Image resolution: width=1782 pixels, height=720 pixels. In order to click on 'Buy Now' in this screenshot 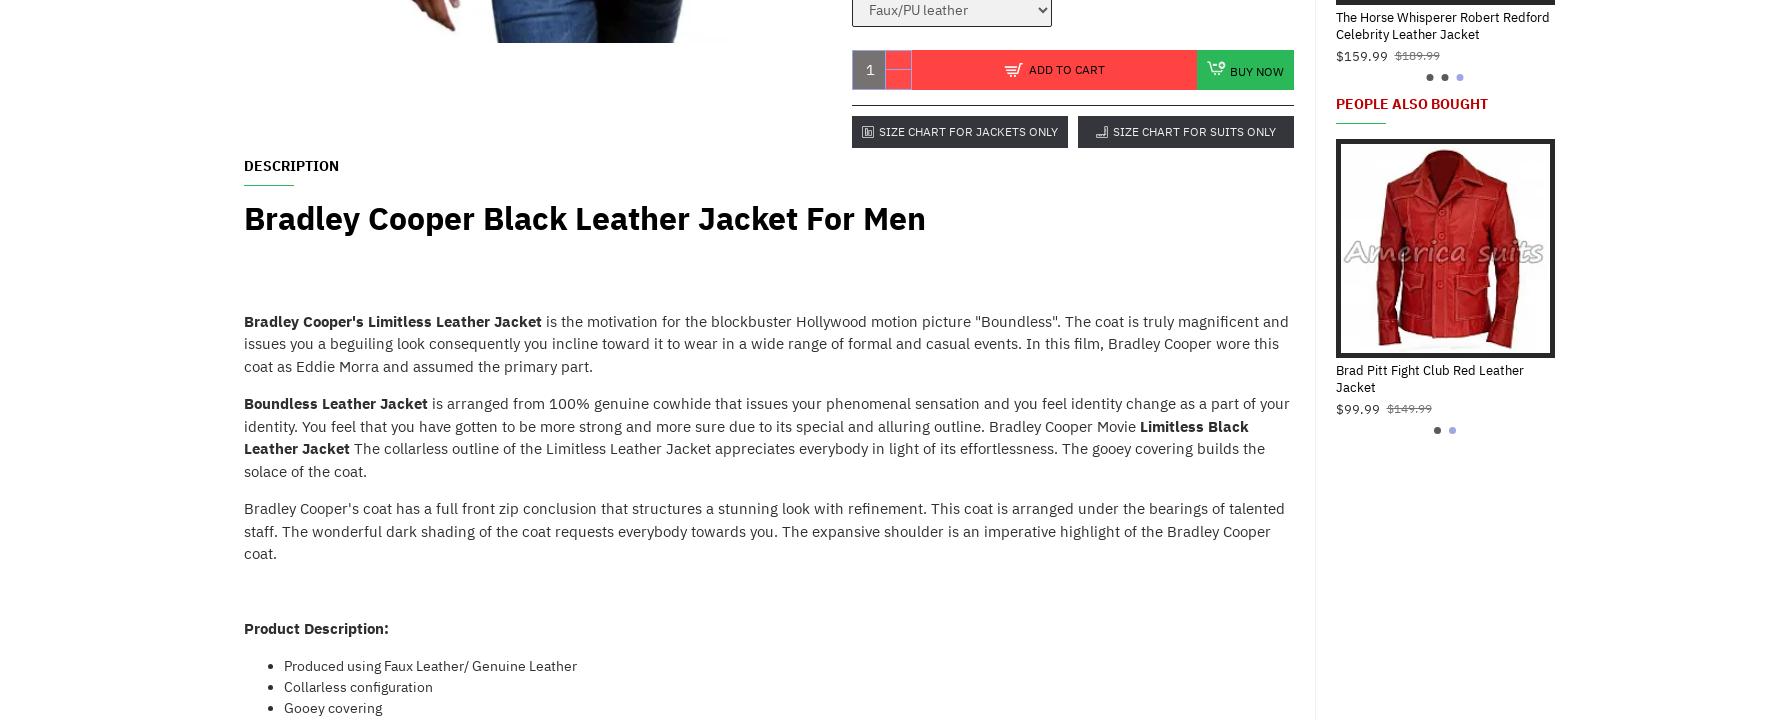, I will do `click(1257, 69)`.